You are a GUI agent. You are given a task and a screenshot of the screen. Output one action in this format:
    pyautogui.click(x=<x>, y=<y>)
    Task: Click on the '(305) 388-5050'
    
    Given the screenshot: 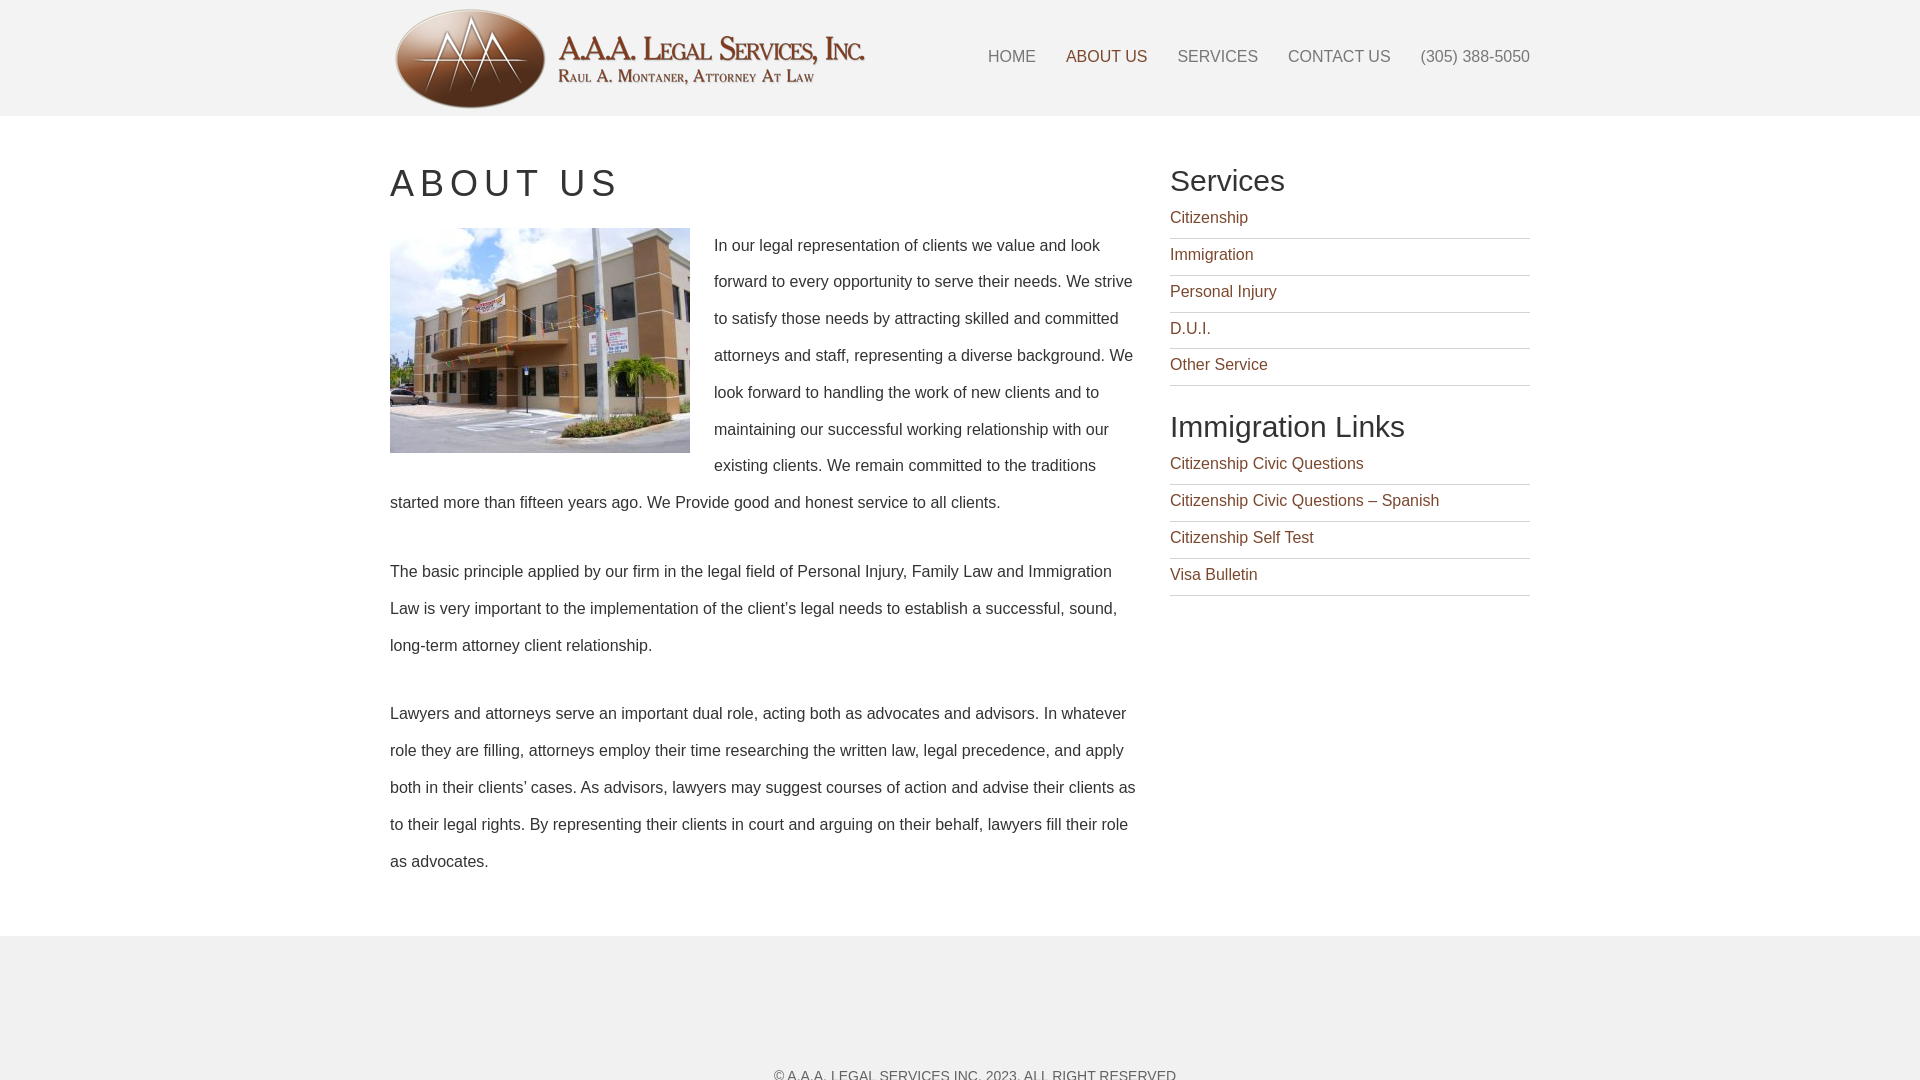 What is the action you would take?
    pyautogui.click(x=1475, y=56)
    